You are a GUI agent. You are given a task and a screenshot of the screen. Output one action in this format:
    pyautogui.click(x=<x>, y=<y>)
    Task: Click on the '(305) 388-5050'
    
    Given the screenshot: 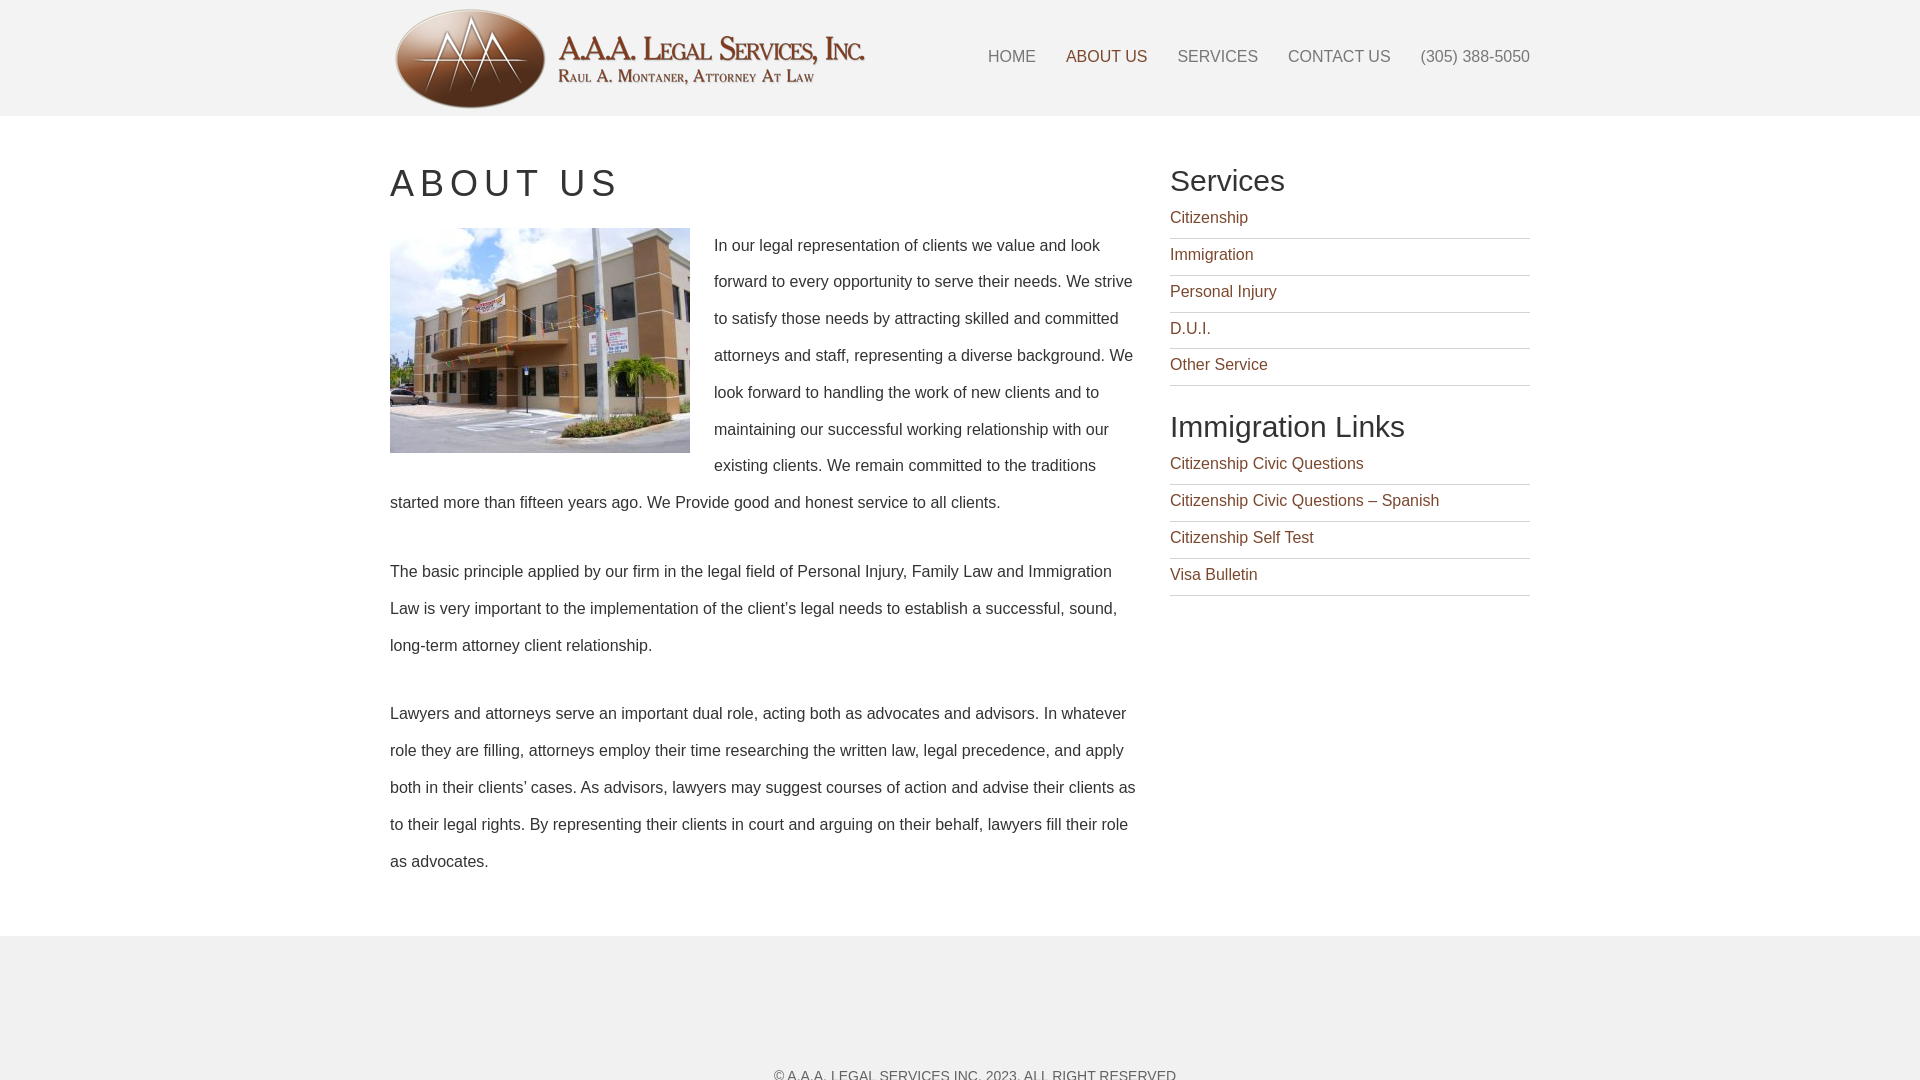 What is the action you would take?
    pyautogui.click(x=1475, y=56)
    